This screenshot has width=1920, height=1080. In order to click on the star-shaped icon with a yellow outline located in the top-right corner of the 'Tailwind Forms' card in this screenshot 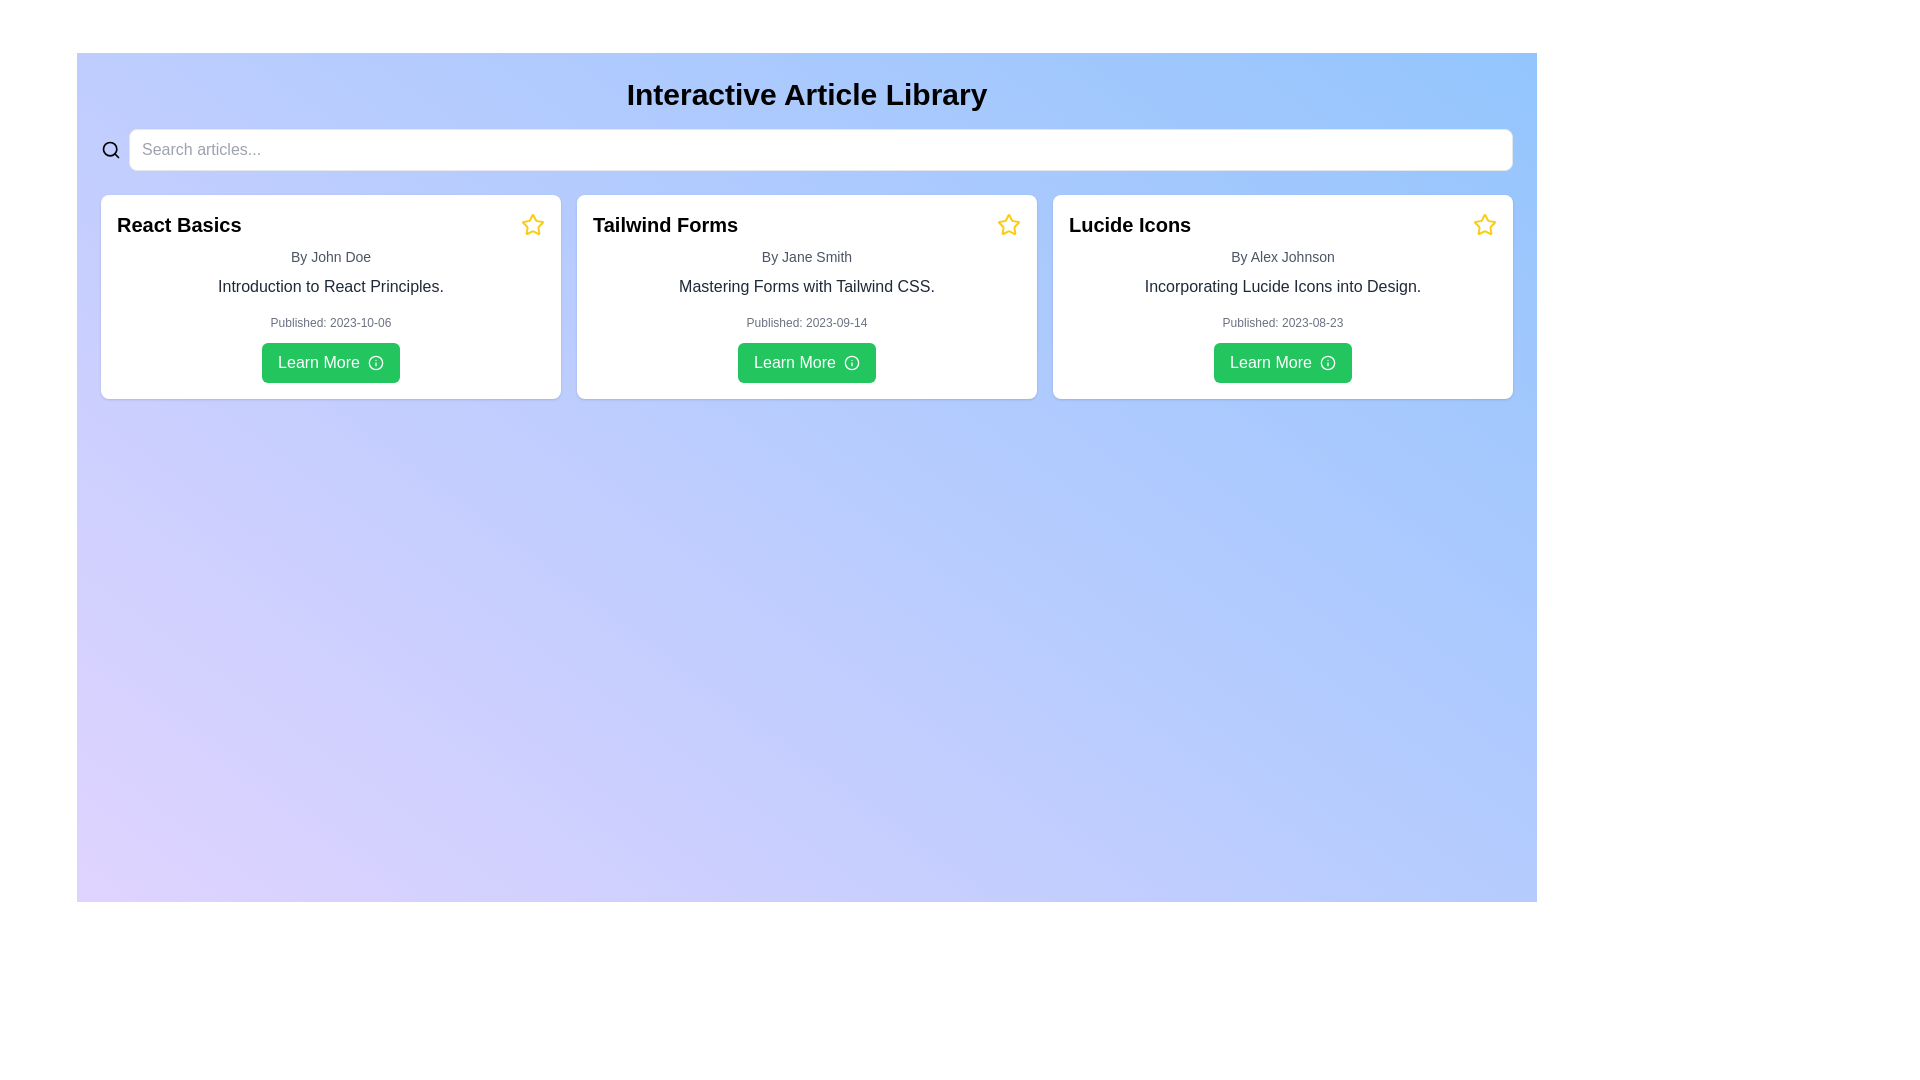, I will do `click(1008, 224)`.